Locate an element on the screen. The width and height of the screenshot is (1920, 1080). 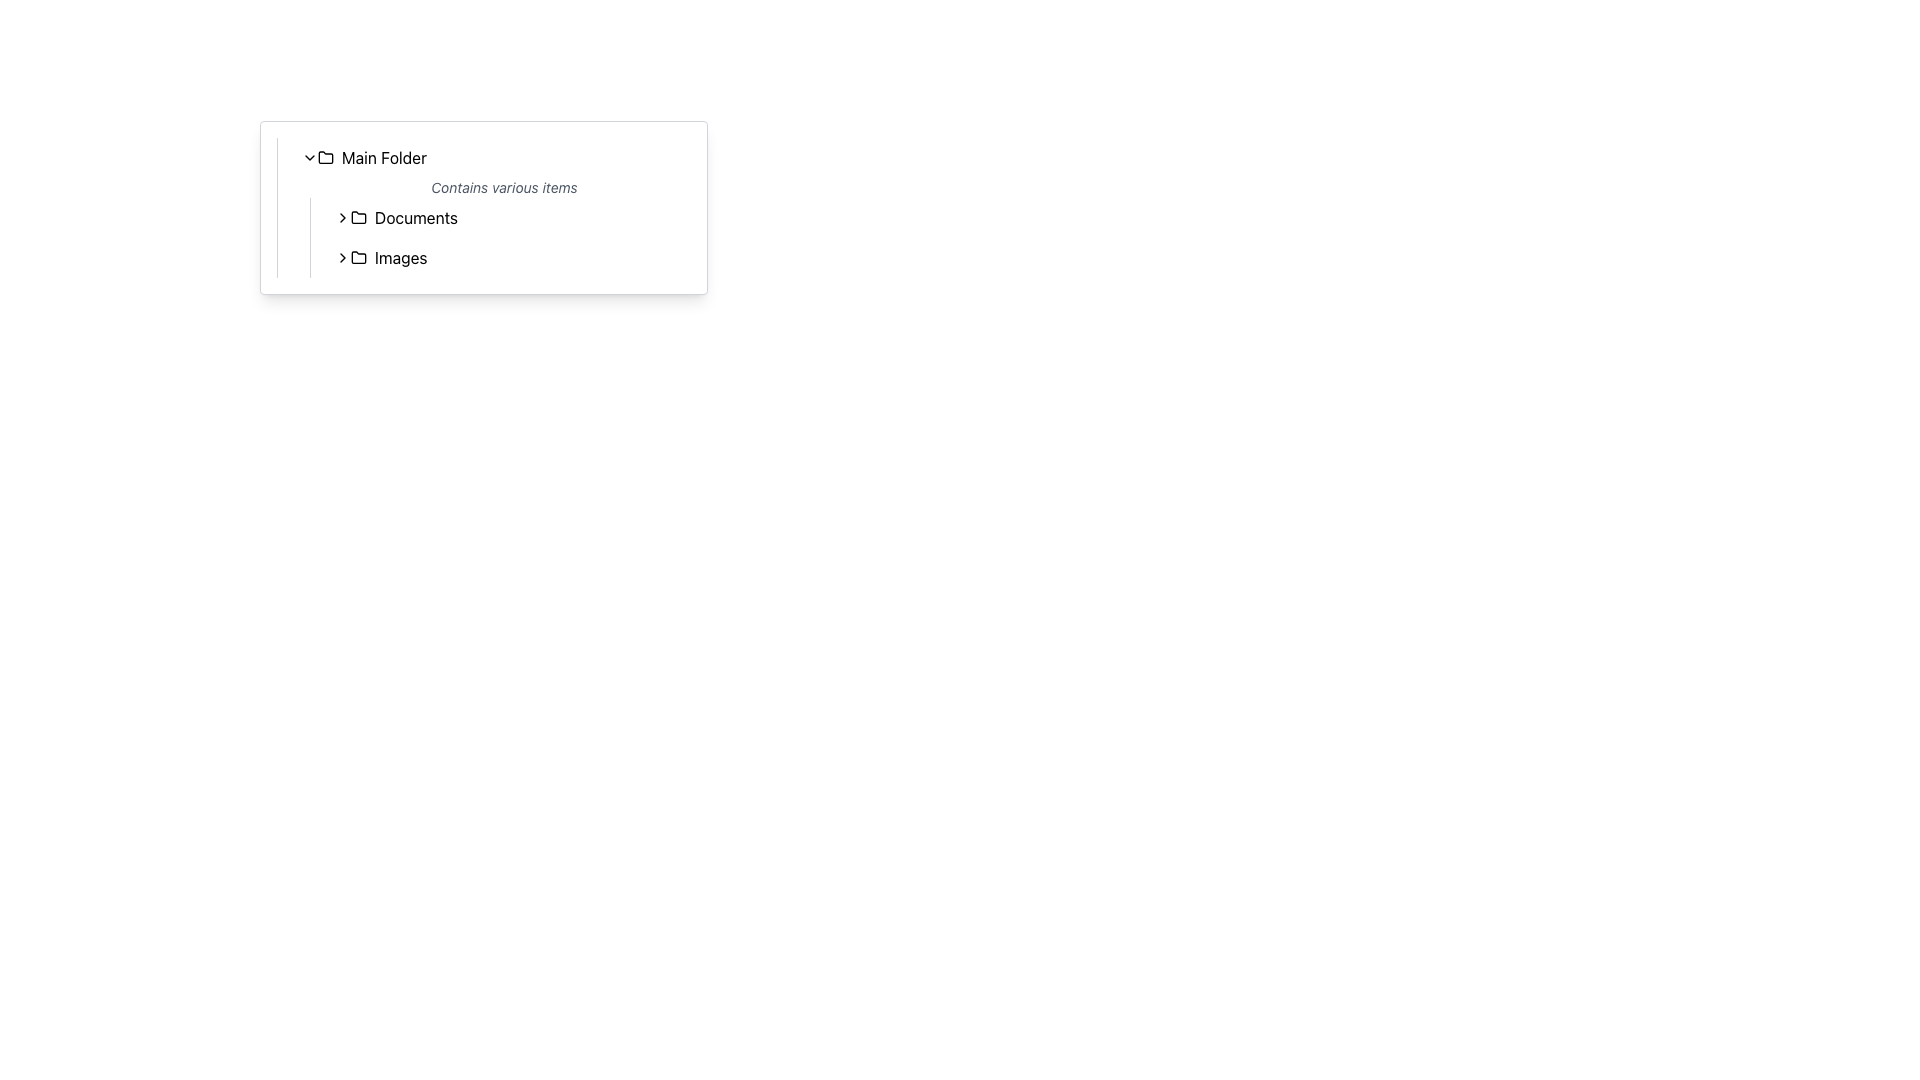
the chevron-right icon located adjacent to the 'Images' folder label, which is used for navigation or expansion is located at coordinates (342, 257).